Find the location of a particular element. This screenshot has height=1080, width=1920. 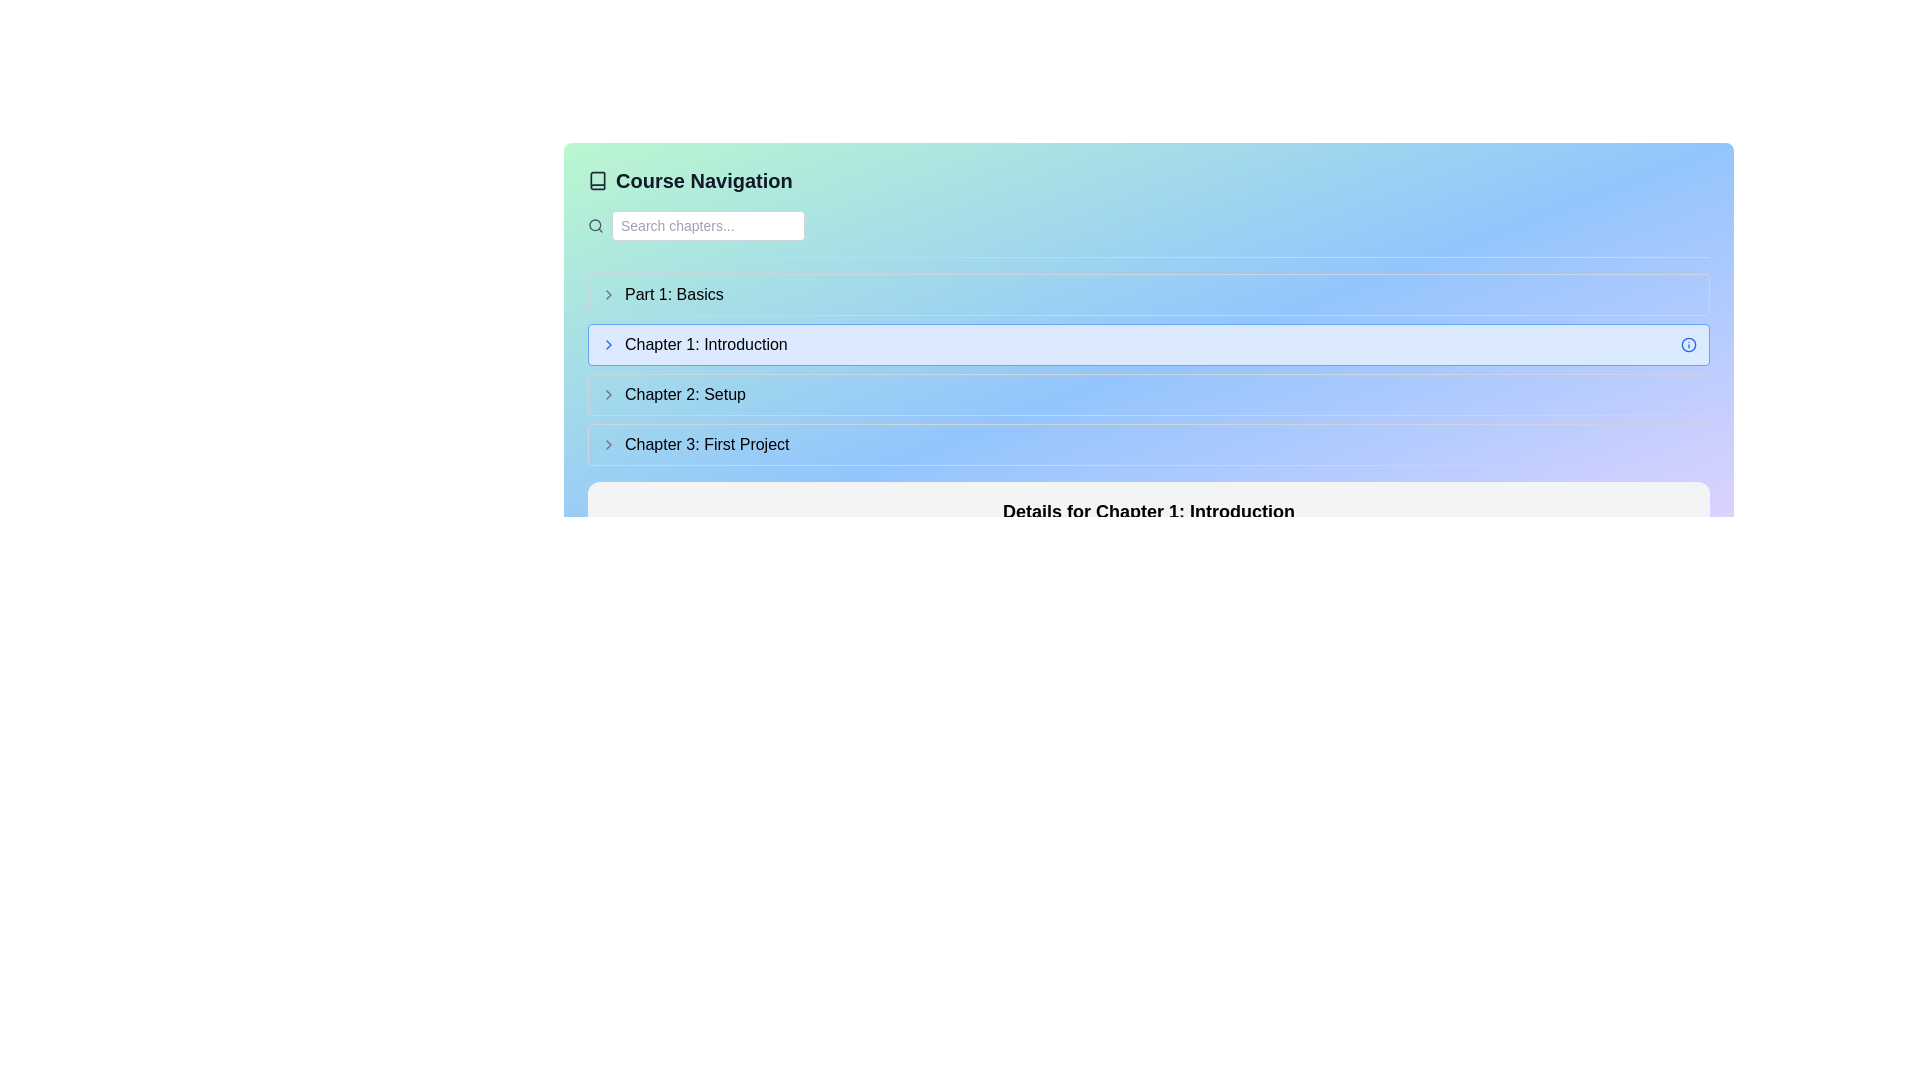

the 'Chapter 2: Setup' text label with icon in the course navigation menu is located at coordinates (673, 394).